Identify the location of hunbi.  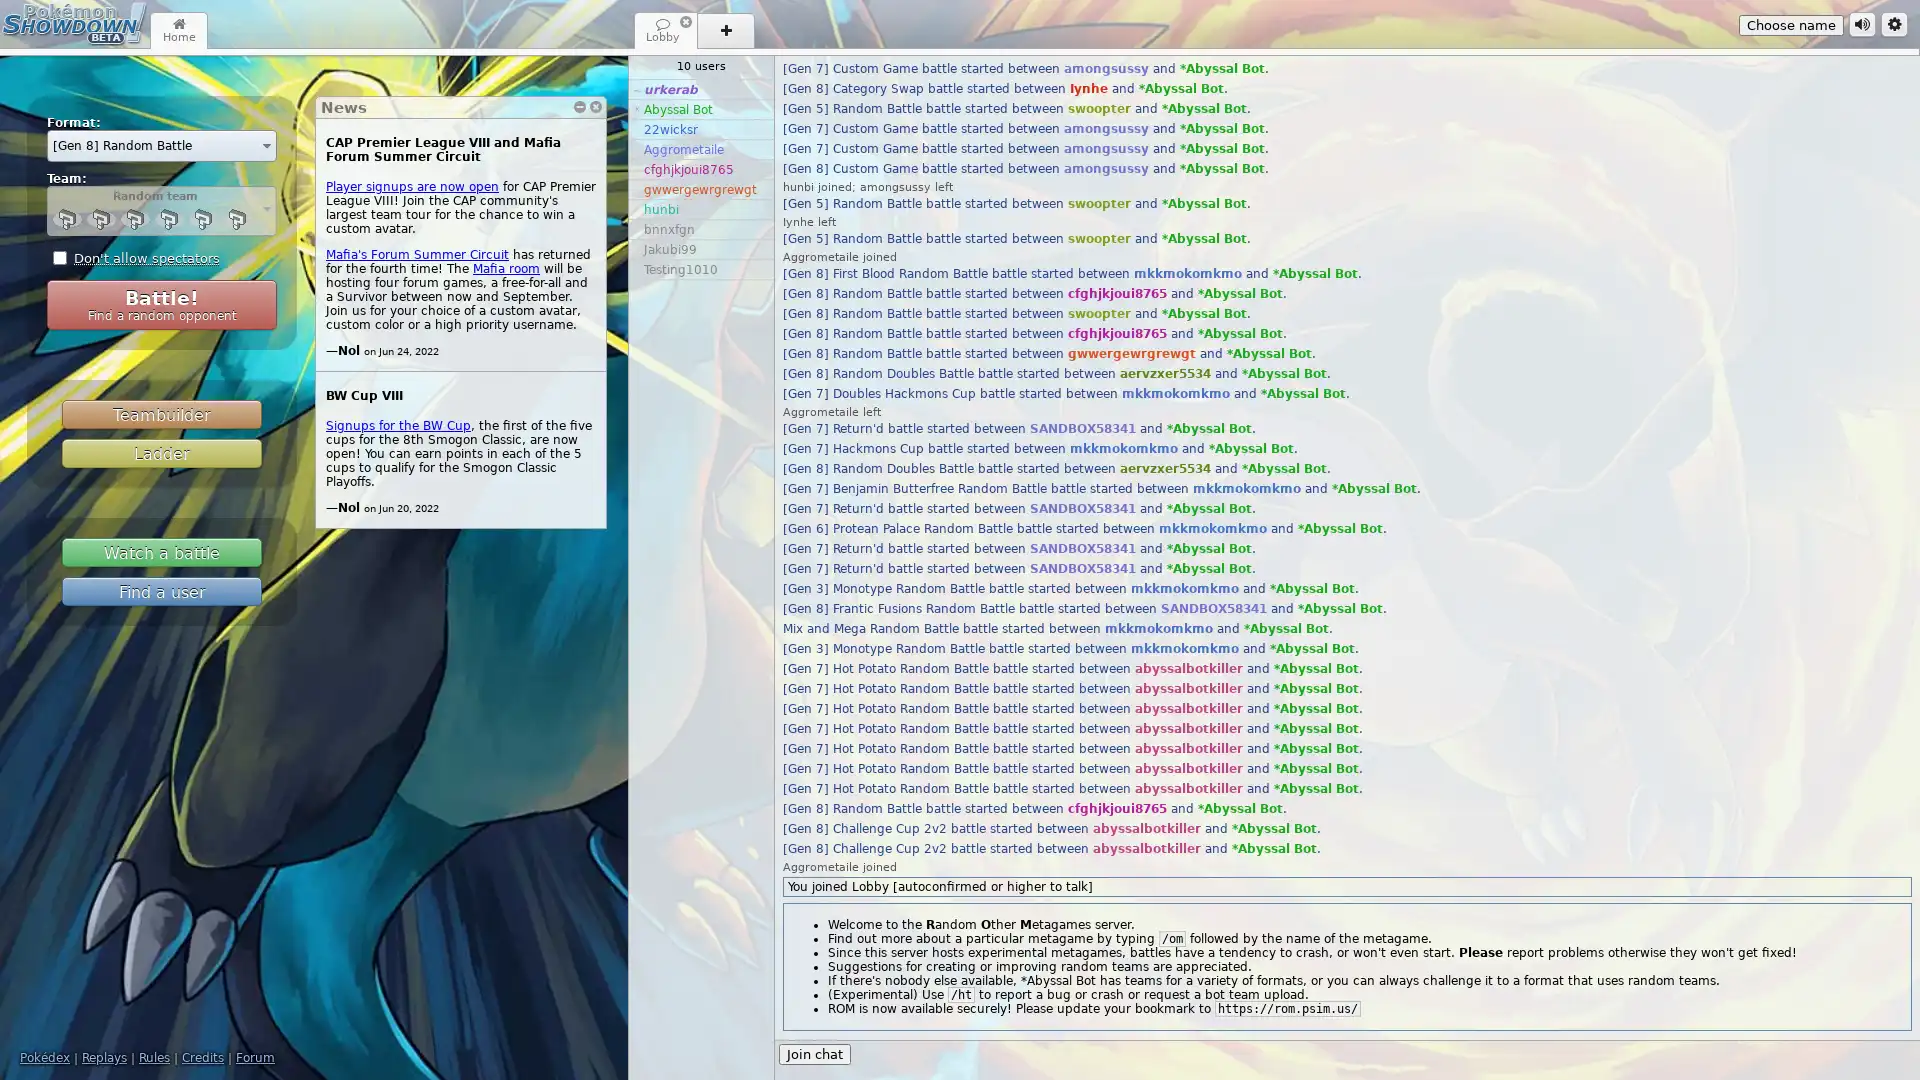
(701, 209).